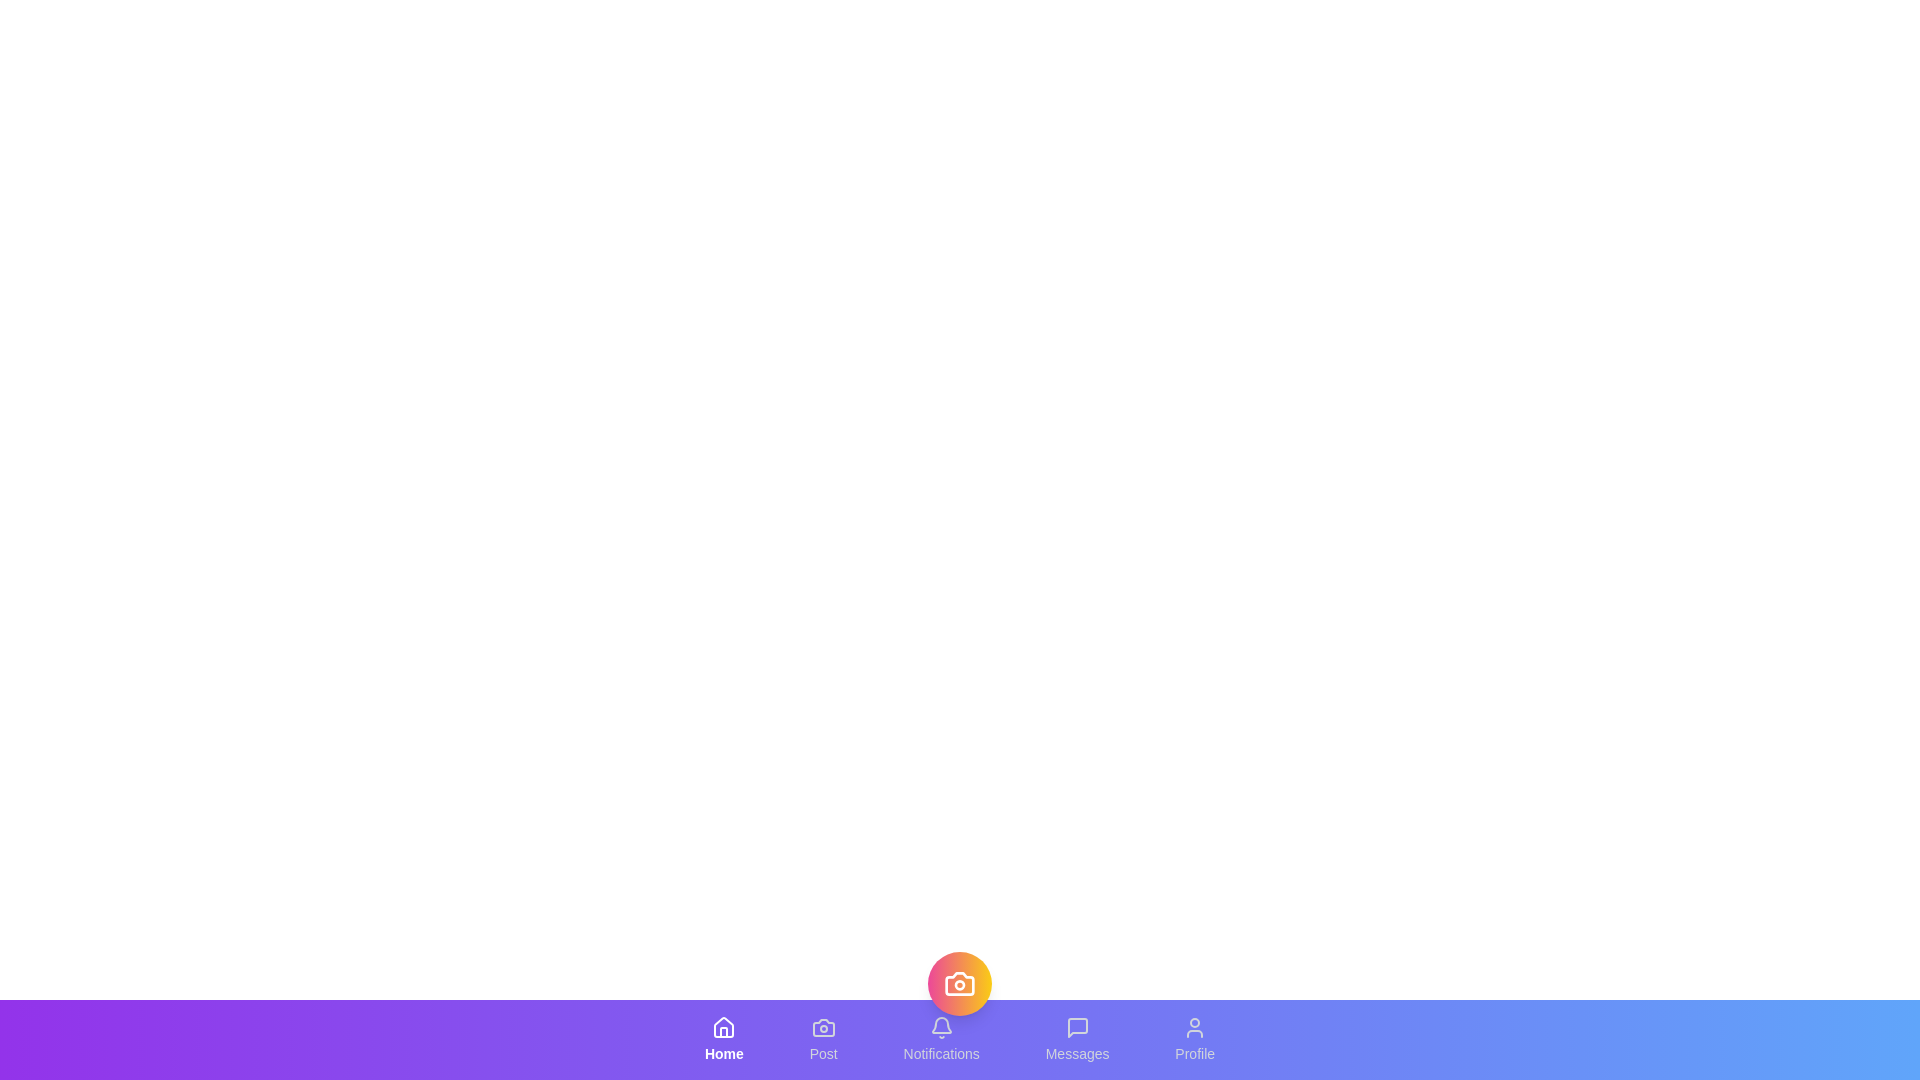  Describe the element at coordinates (940, 1039) in the screenshot. I see `the tab labeled Notifications to observe the visual effect` at that location.